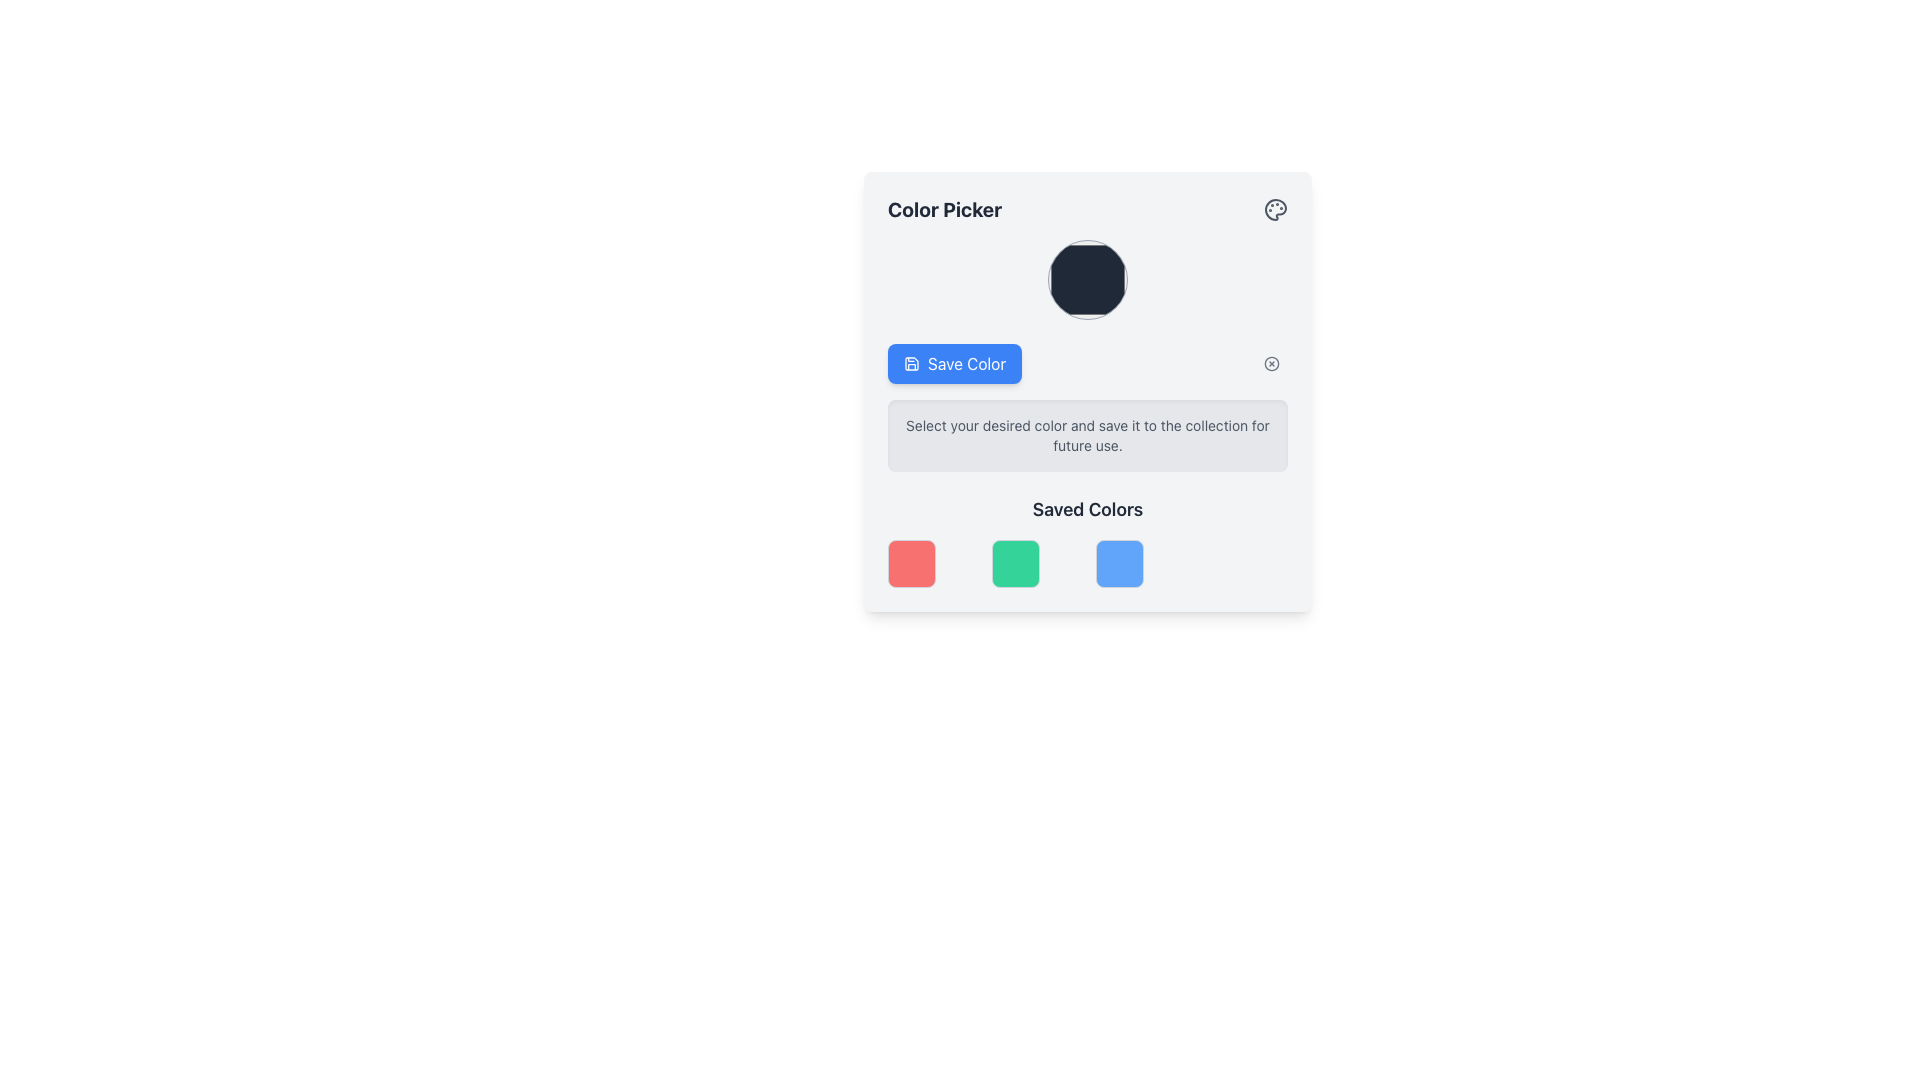  What do you see at coordinates (954, 363) in the screenshot?
I see `the save button located in the 'Color Picker' interface, positioned below the color preview circle` at bounding box center [954, 363].